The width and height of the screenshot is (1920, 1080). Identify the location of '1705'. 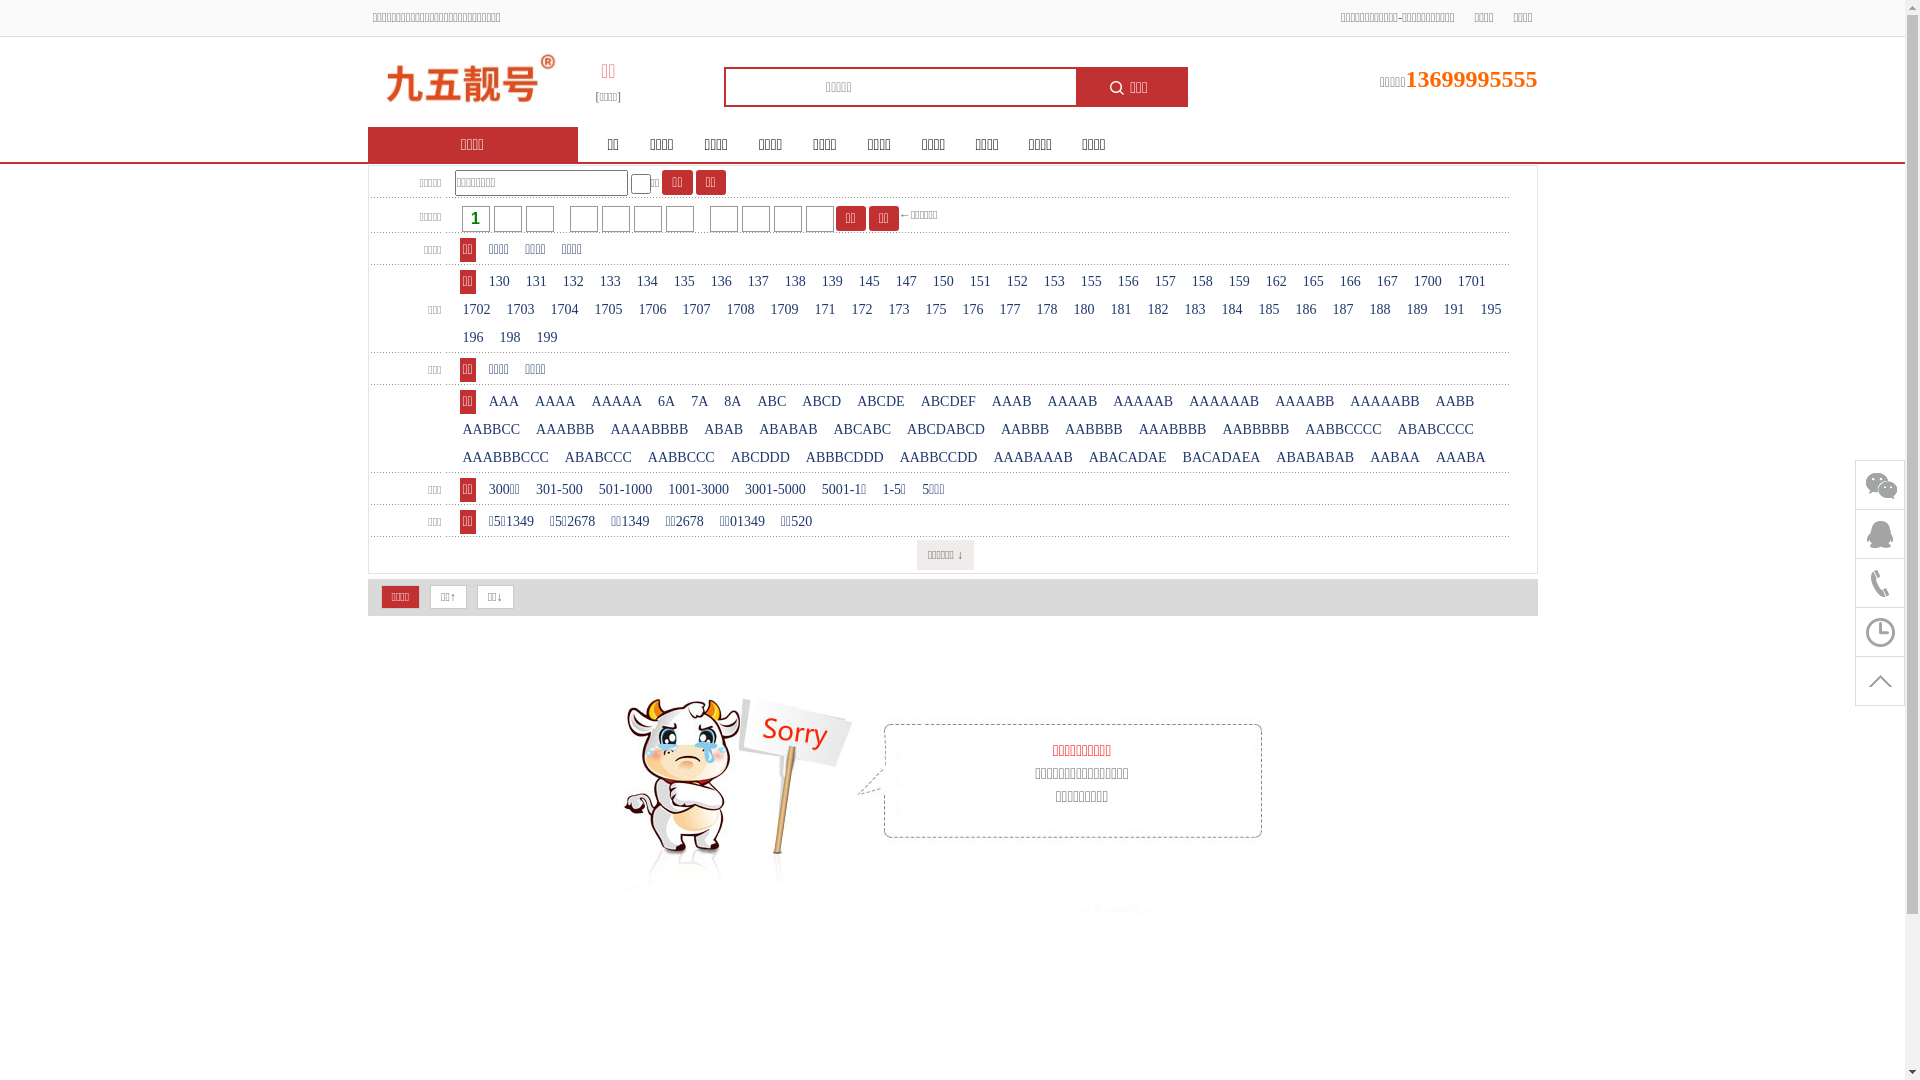
(590, 309).